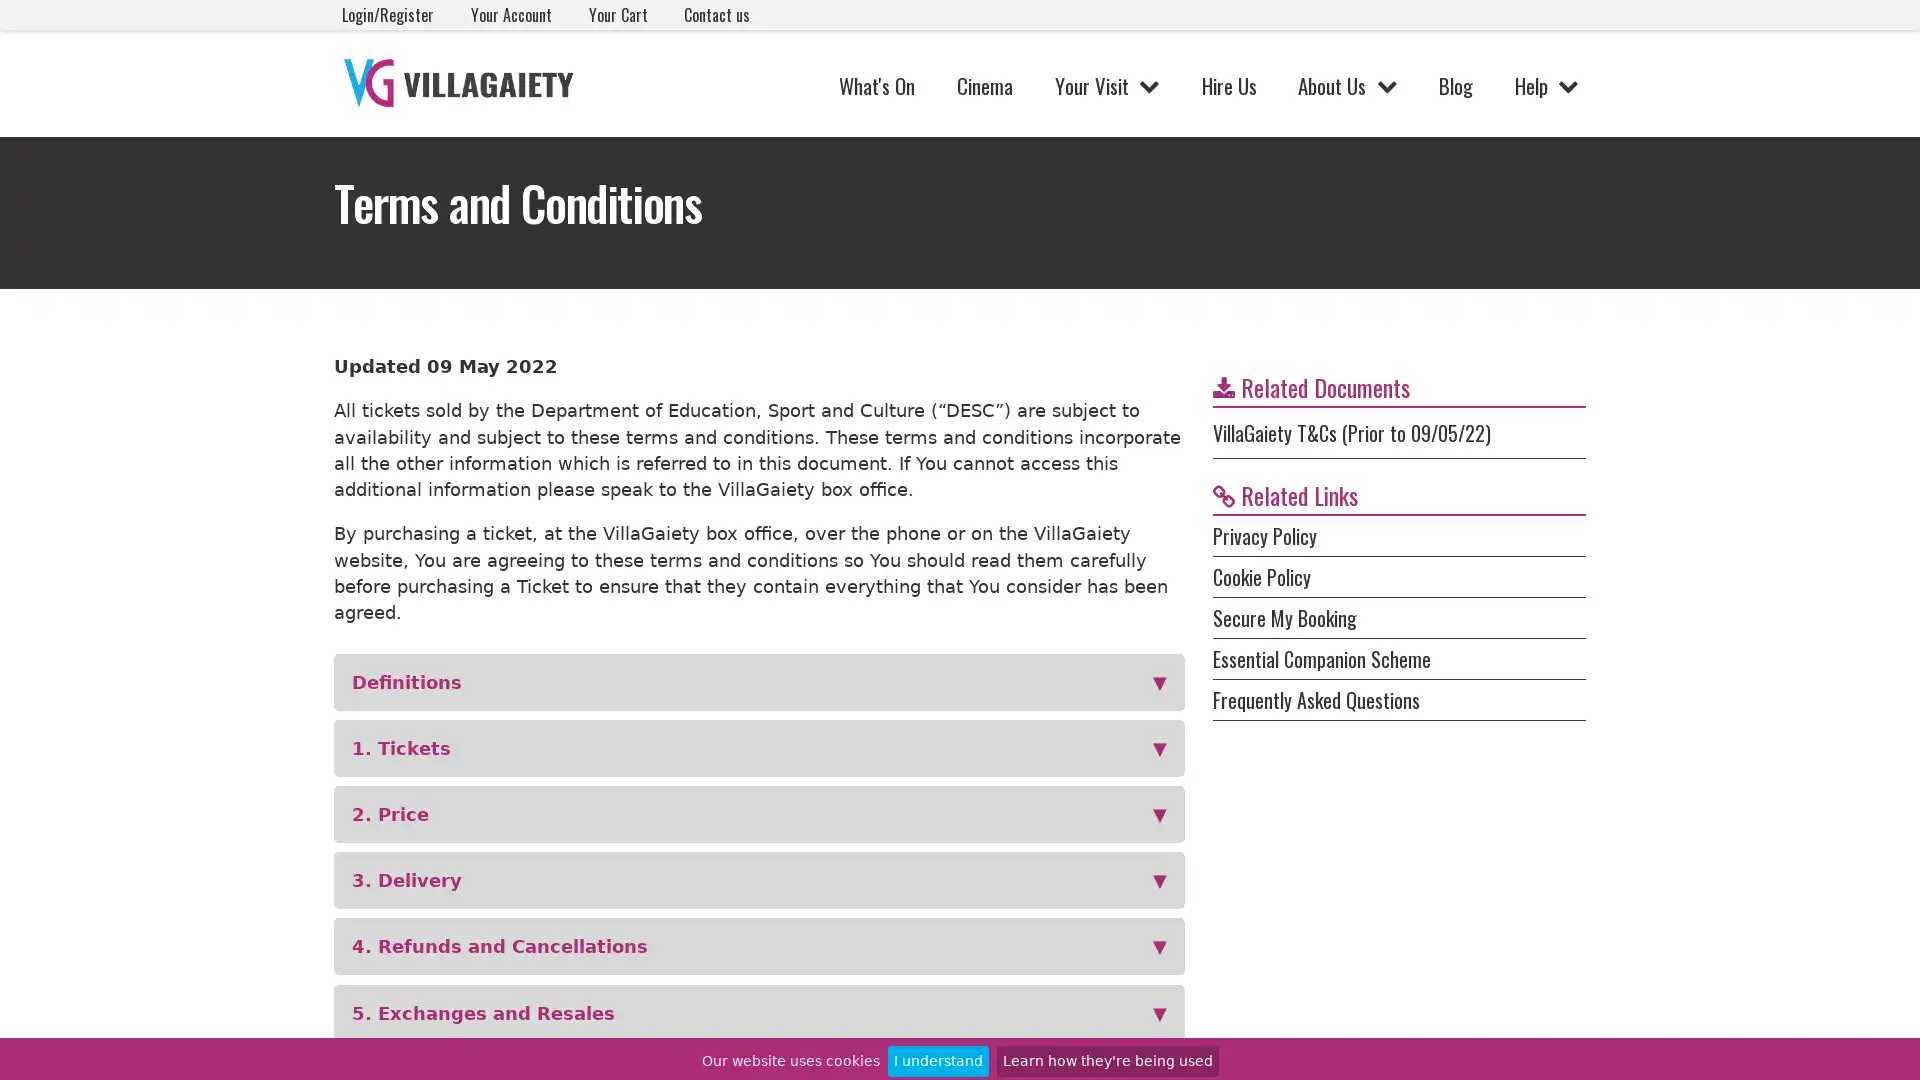 This screenshot has width=1920, height=1080. I want to click on Your Visit, so click(1105, 84).